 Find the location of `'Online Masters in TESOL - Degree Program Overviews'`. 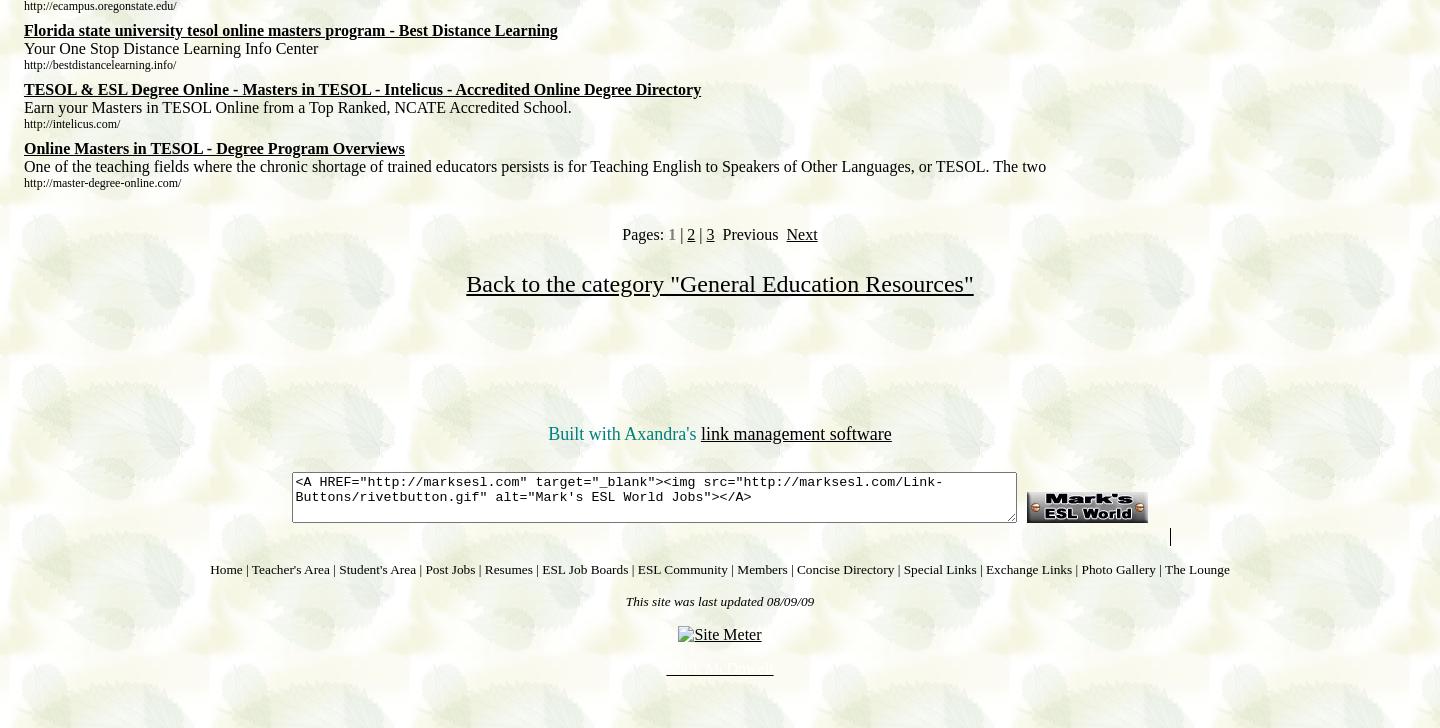

'Online Masters in TESOL - Degree Program Overviews' is located at coordinates (23, 148).